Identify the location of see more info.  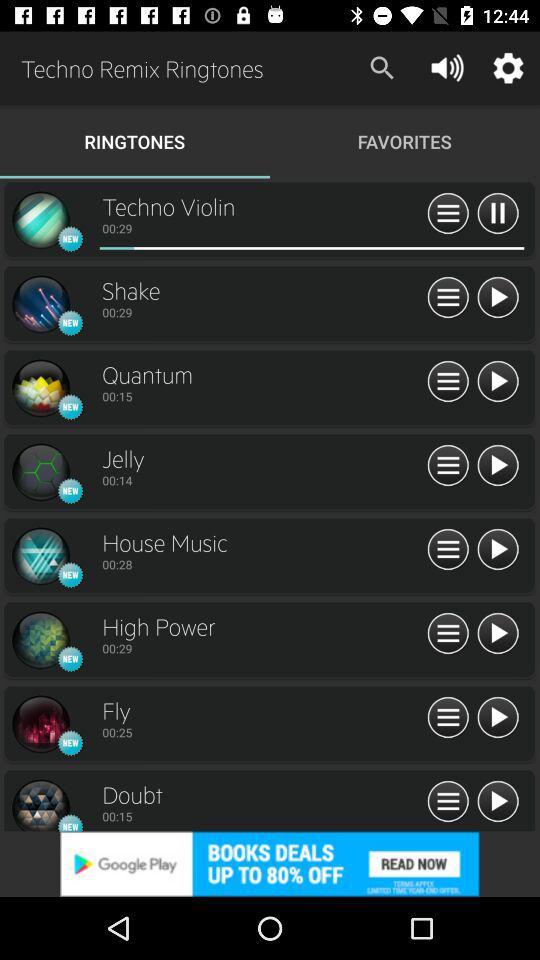
(448, 297).